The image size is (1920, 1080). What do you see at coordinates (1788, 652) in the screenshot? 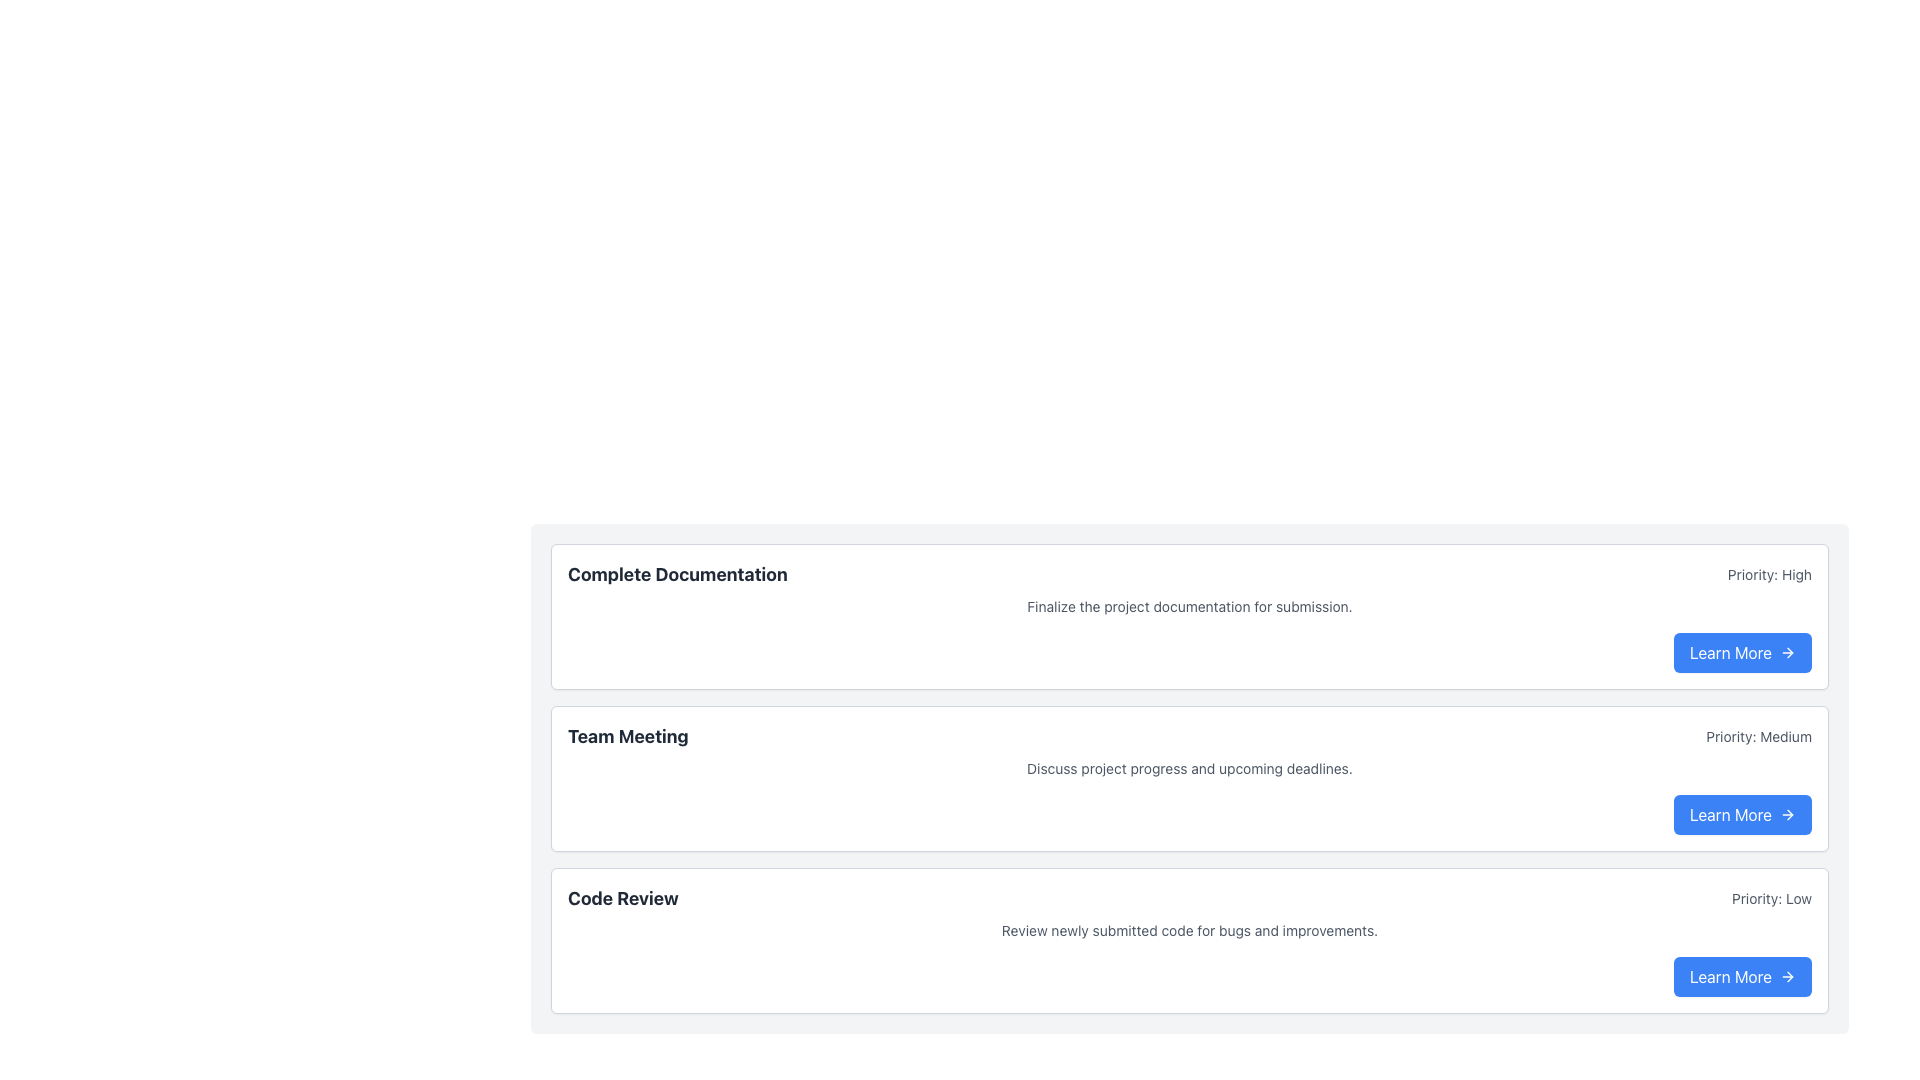
I see `the arrow icon located on the far right side of the 'Learn More' button` at bounding box center [1788, 652].